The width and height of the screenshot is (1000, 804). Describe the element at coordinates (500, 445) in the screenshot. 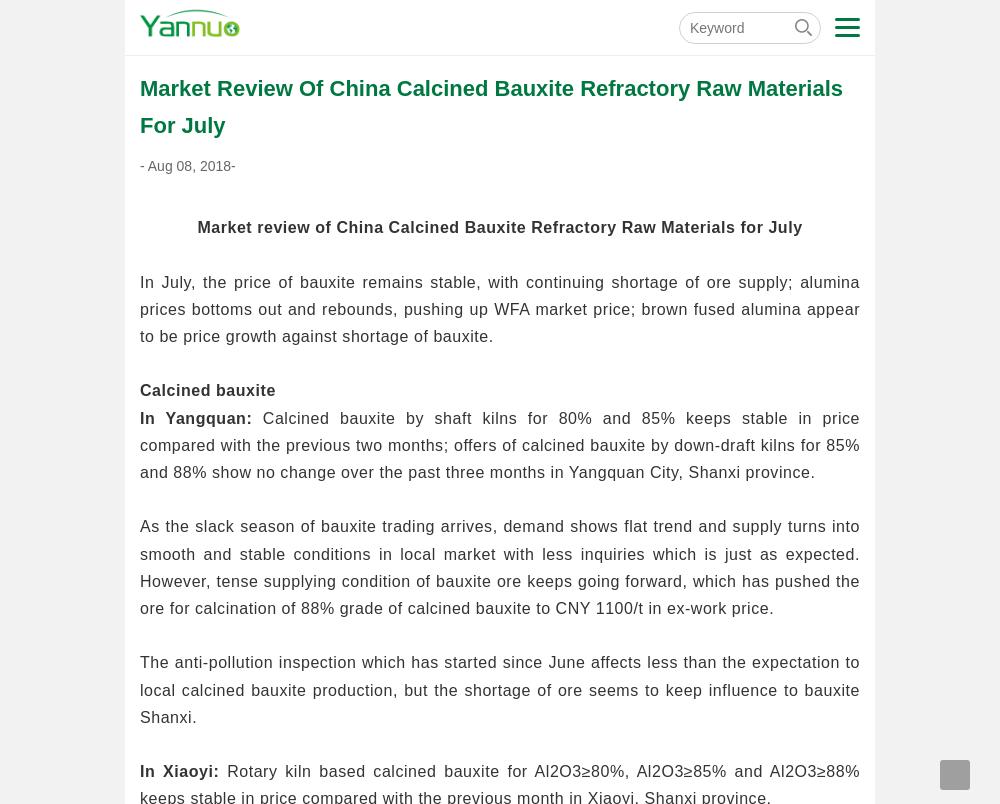

I see `'Calcined bauxite by shaft kilns for 80% and 85% keeps stable in price compared with the previous two months; offers of calcined bauxite by down-draft kilns for 85% and 88% show no change over the past three months in Yangquan City, Shanxi province.'` at that location.